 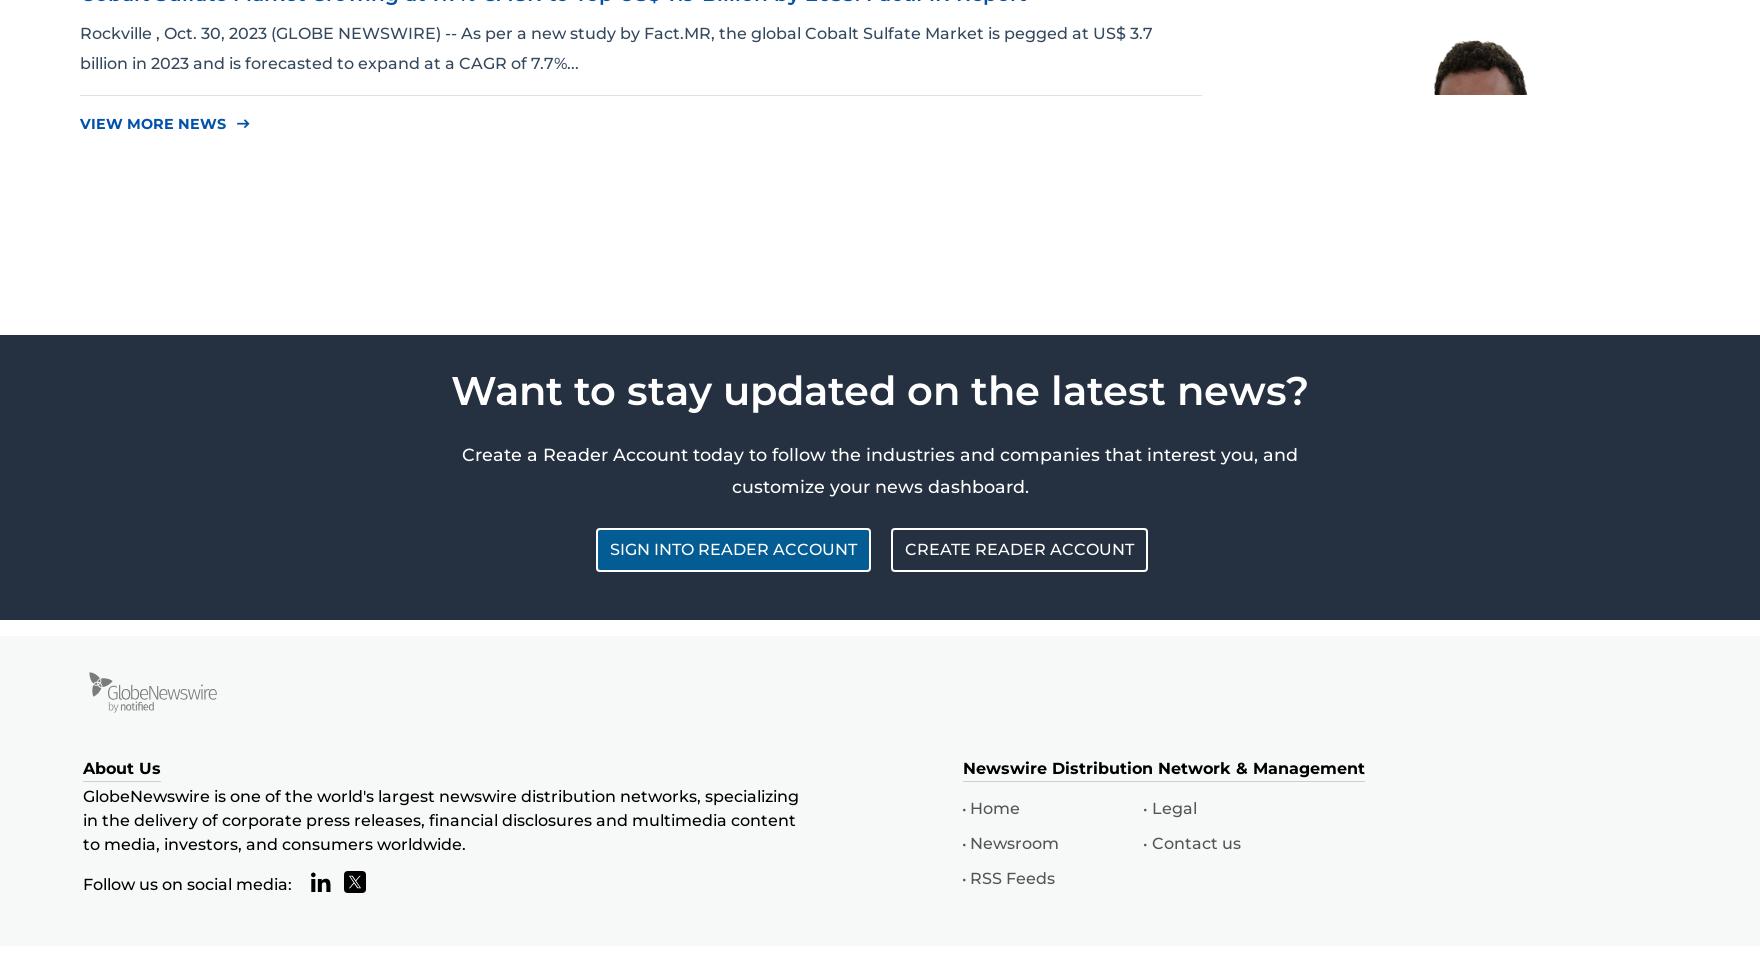 I want to click on 'GlobeNewswire is one of the world's largest newswire distribution networks, specializing in the delivery of corporate press releases, financial disclosures and multimedia content to media, investors, and consumers worldwide.', so click(x=83, y=819).